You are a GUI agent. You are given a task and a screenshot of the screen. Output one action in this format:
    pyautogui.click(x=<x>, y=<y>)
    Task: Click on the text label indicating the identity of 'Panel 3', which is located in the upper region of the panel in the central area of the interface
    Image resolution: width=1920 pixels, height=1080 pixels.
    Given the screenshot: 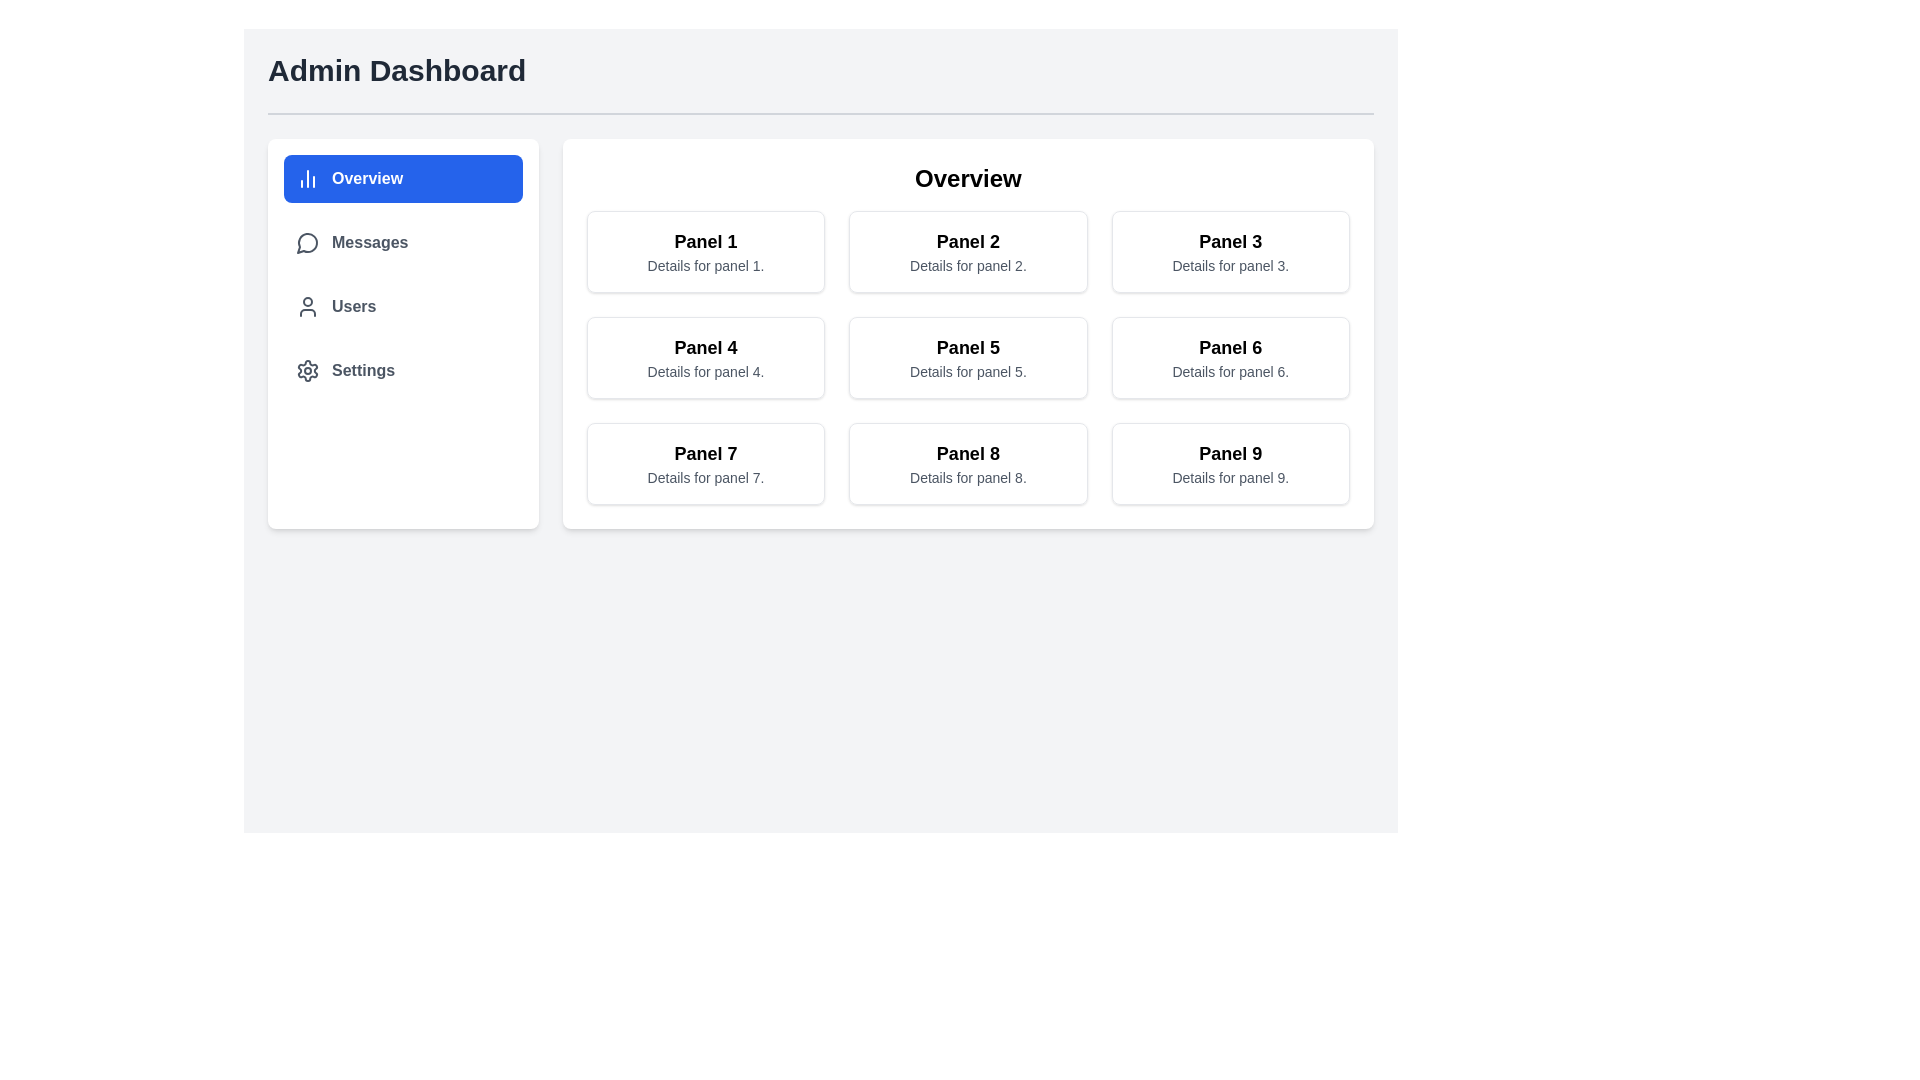 What is the action you would take?
    pyautogui.click(x=1229, y=241)
    